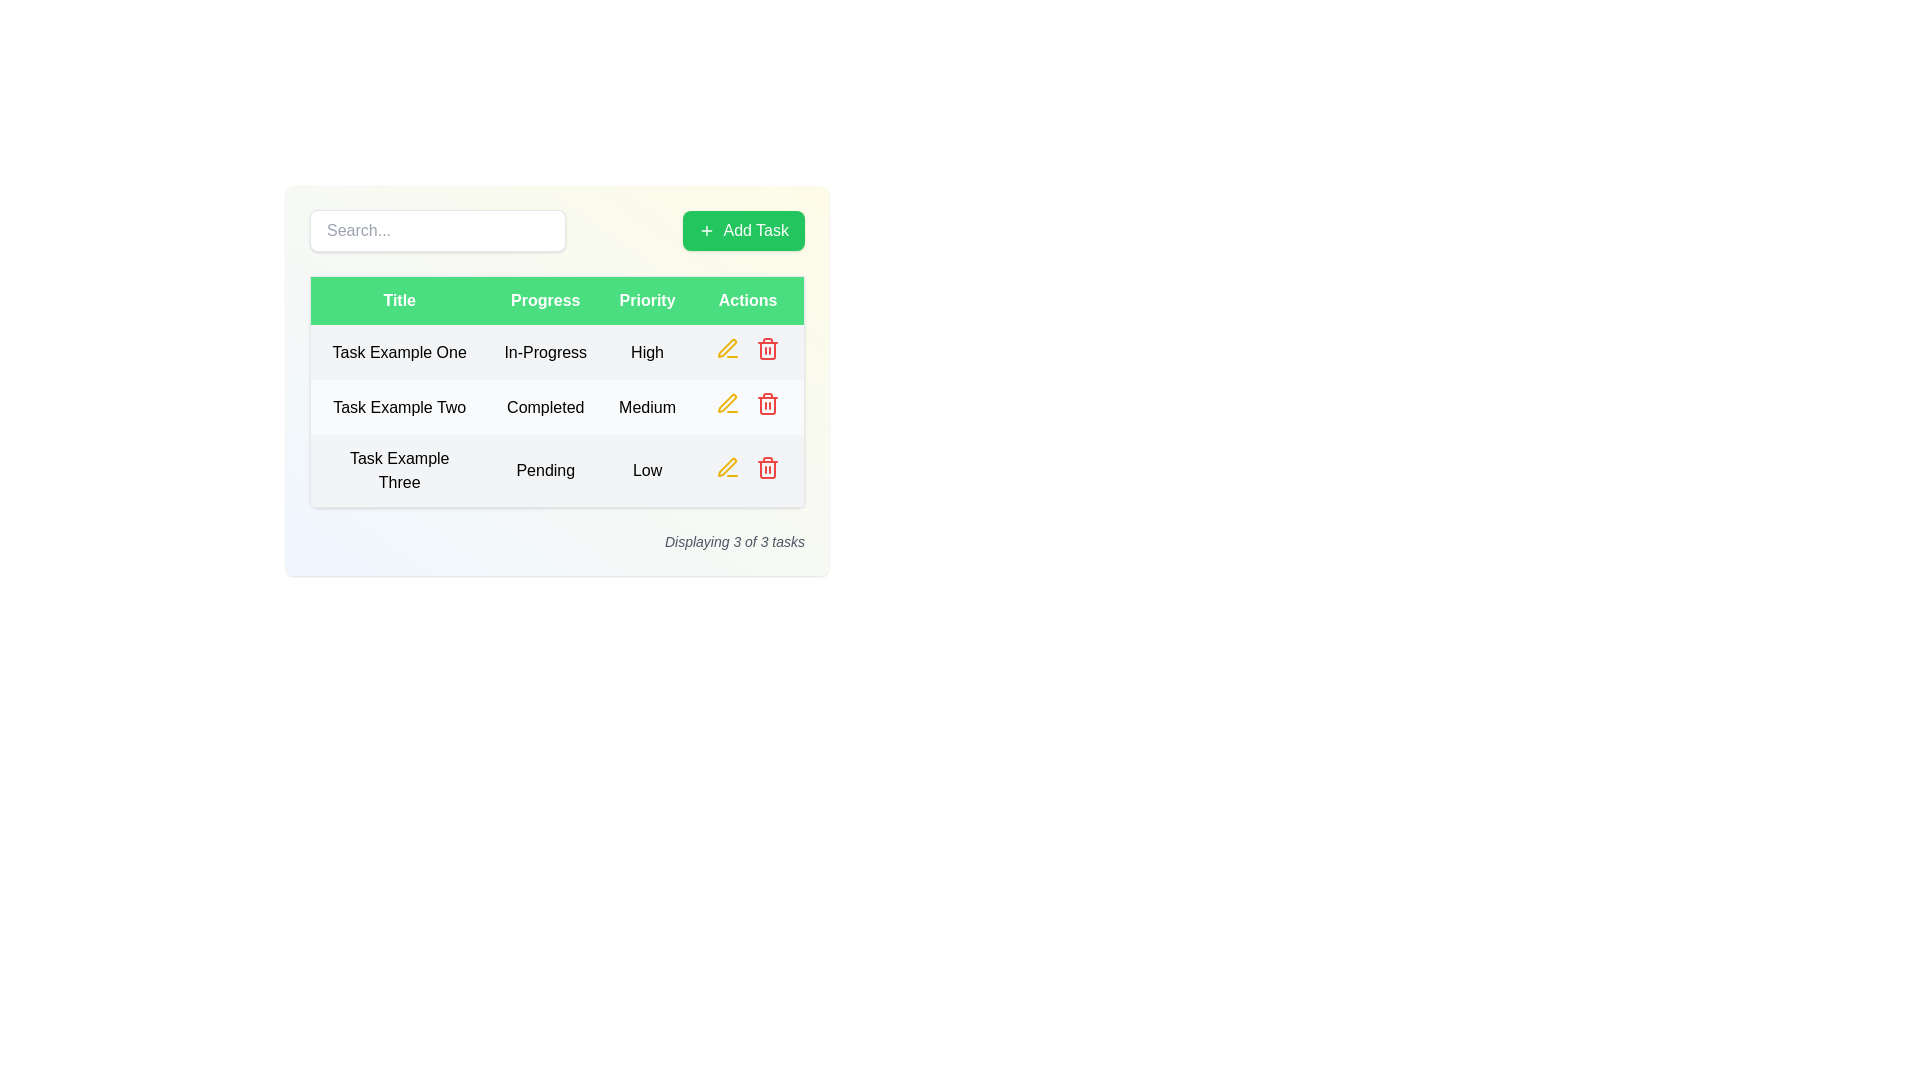 Image resolution: width=1920 pixels, height=1080 pixels. I want to click on the third row of the task table containing 'Task Example Three' with status 'Pending' and priority 'Low', so click(557, 471).